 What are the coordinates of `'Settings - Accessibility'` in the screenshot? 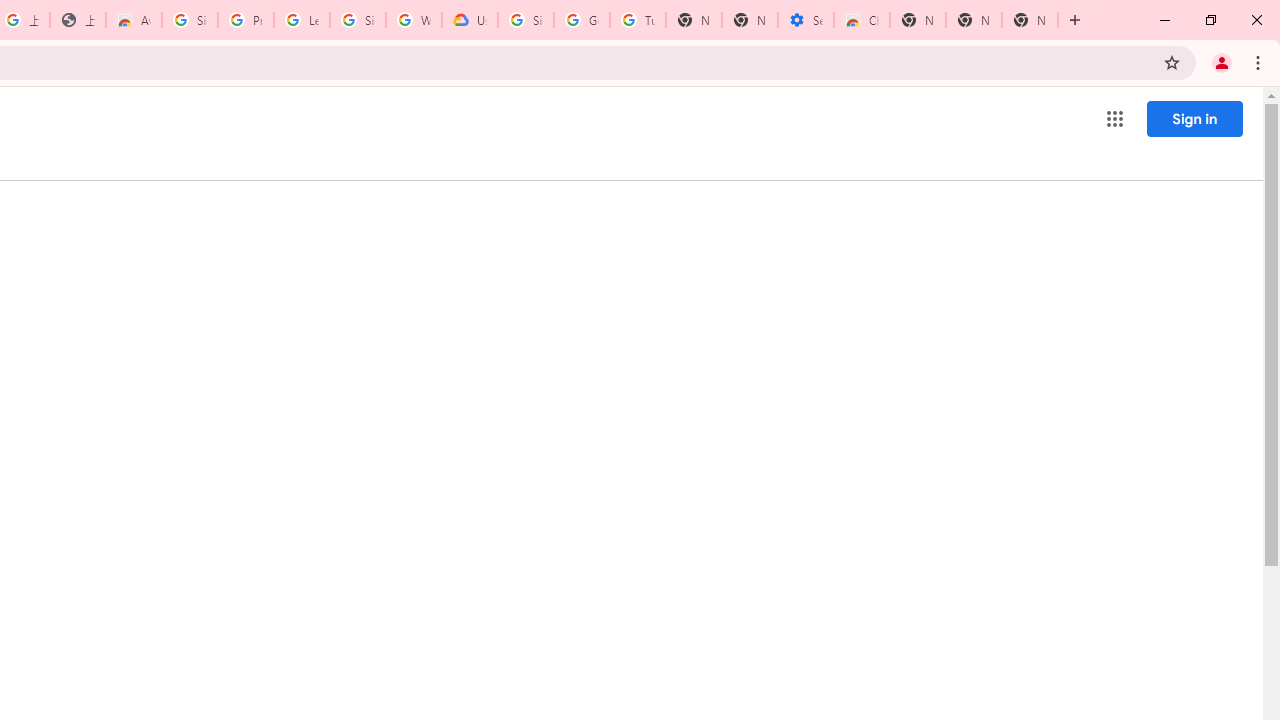 It's located at (806, 20).